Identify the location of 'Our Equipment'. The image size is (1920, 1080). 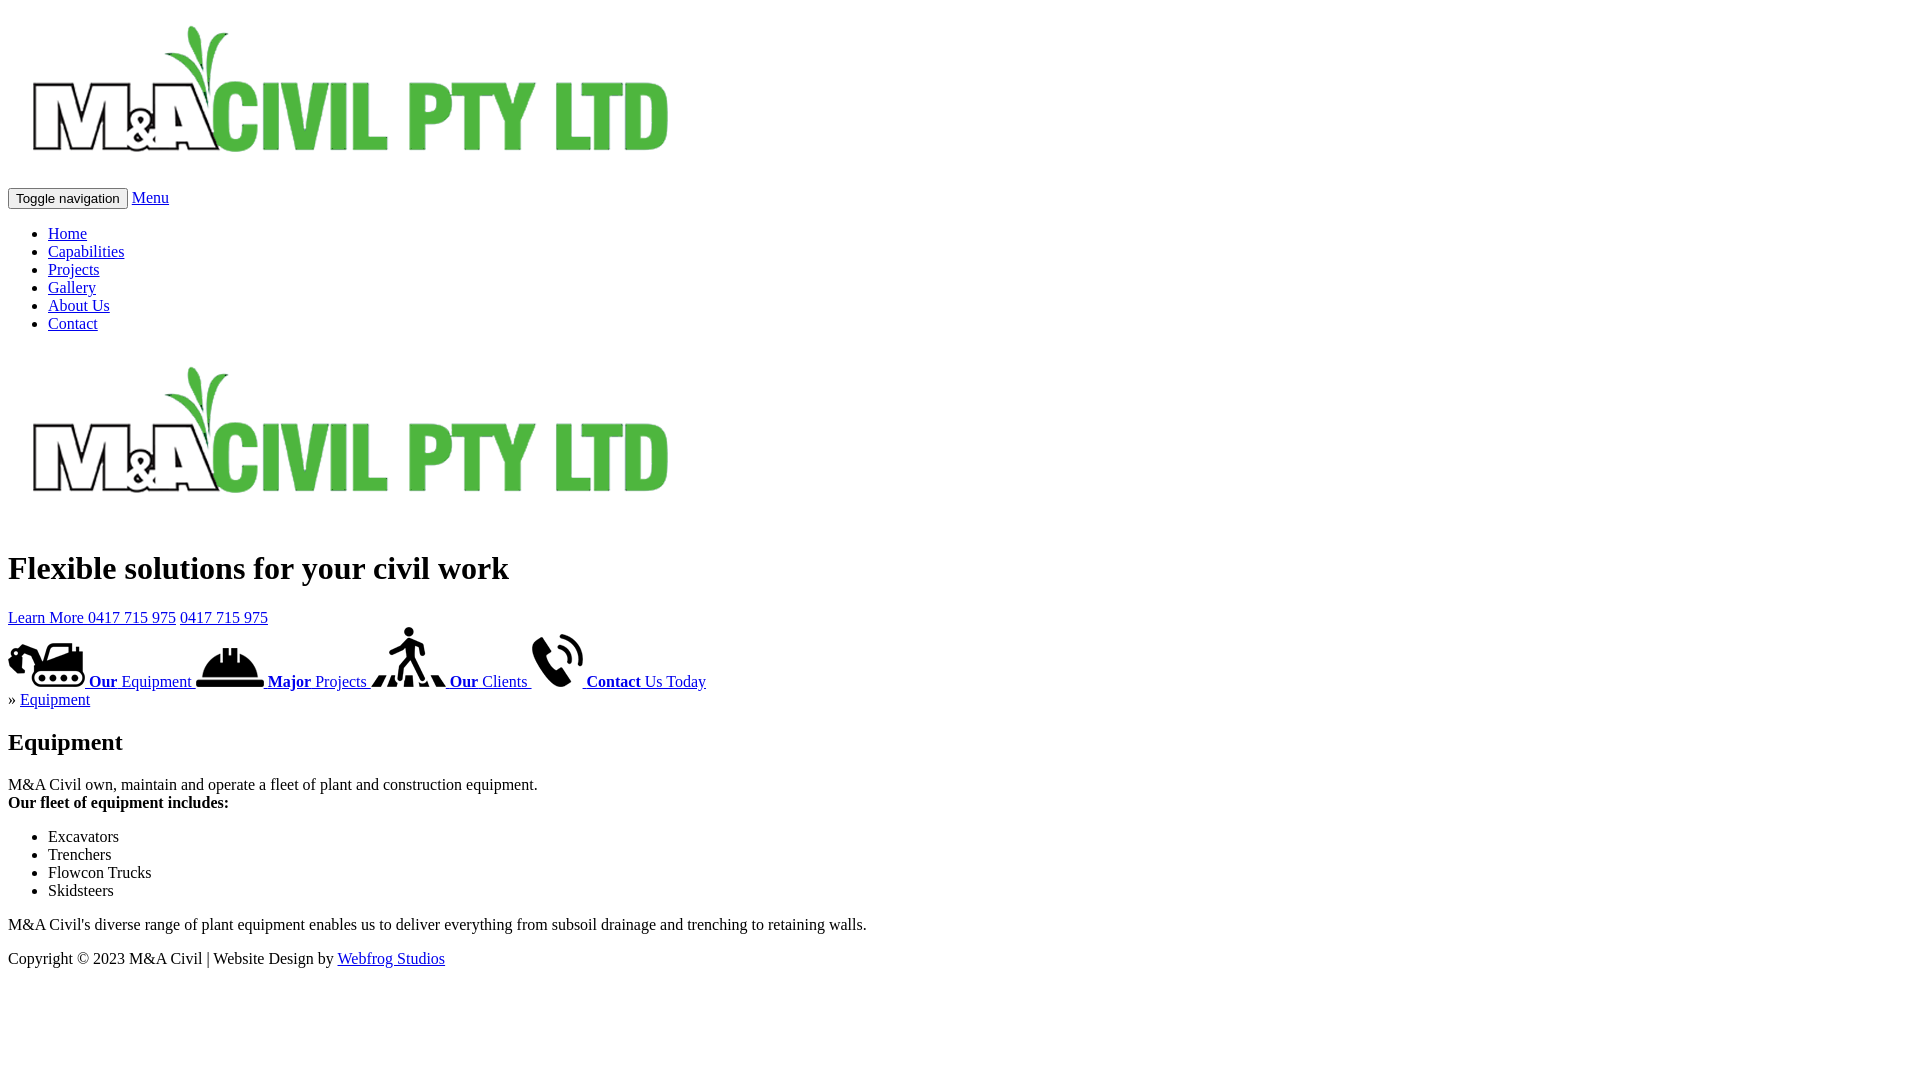
(100, 680).